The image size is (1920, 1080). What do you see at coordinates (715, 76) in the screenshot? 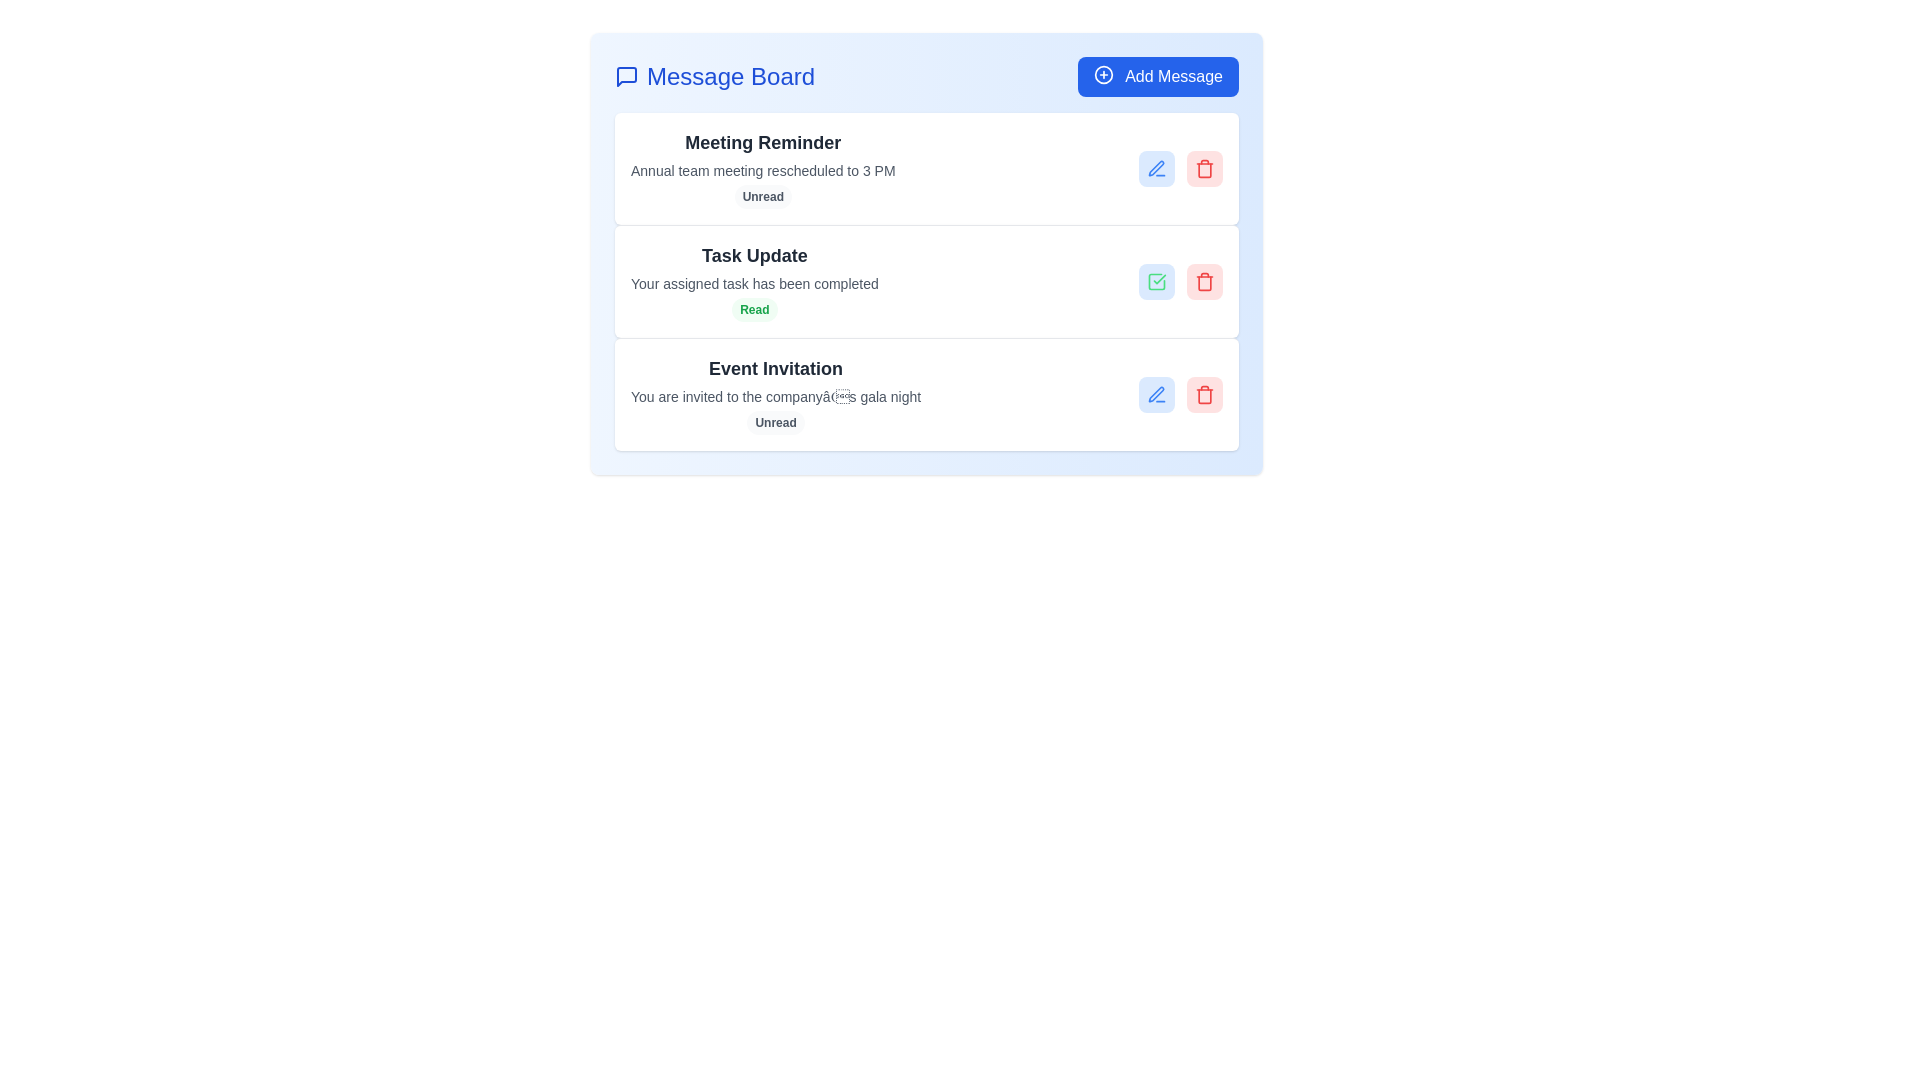
I see `the TextLabel displaying 'Message Board' with a blue font and a speech bubble icon, located in the top section of the layout` at bounding box center [715, 76].